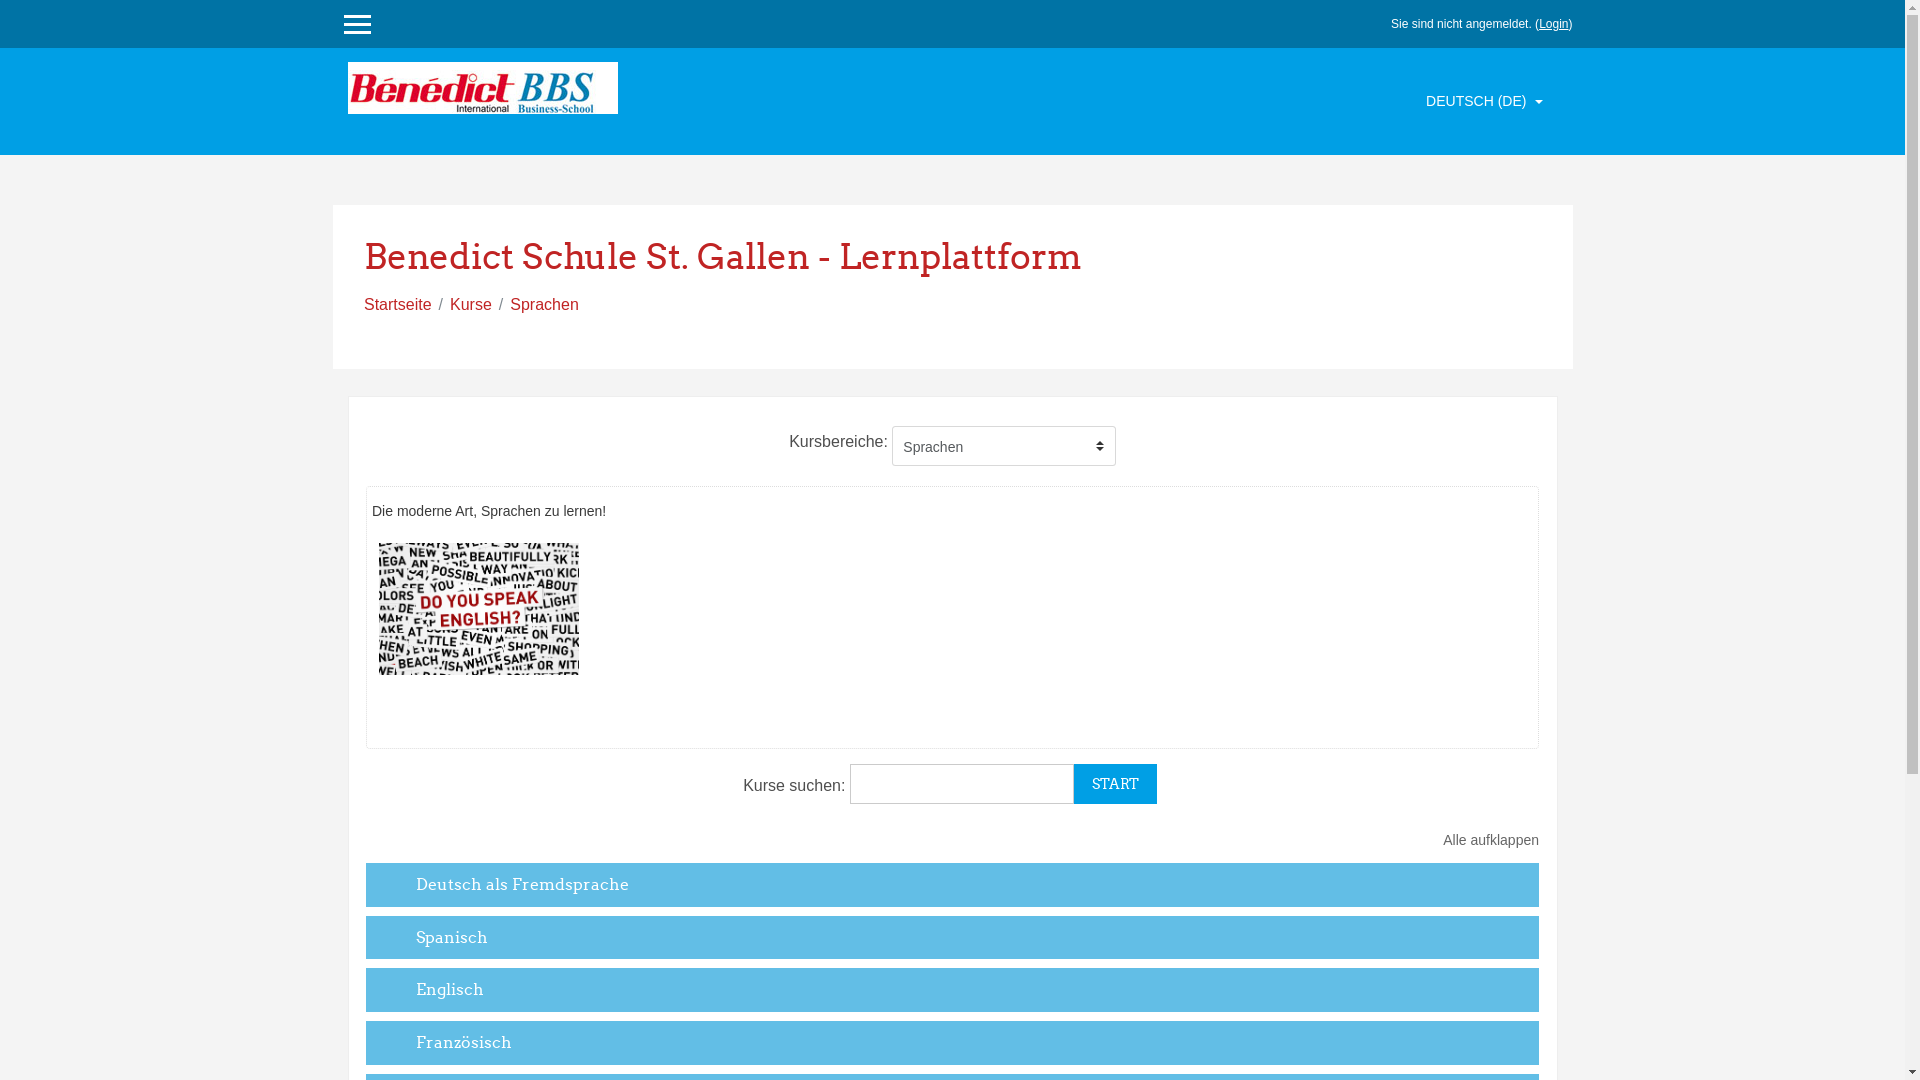 The height and width of the screenshot is (1080, 1920). I want to click on 'Englisch', so click(449, 987).